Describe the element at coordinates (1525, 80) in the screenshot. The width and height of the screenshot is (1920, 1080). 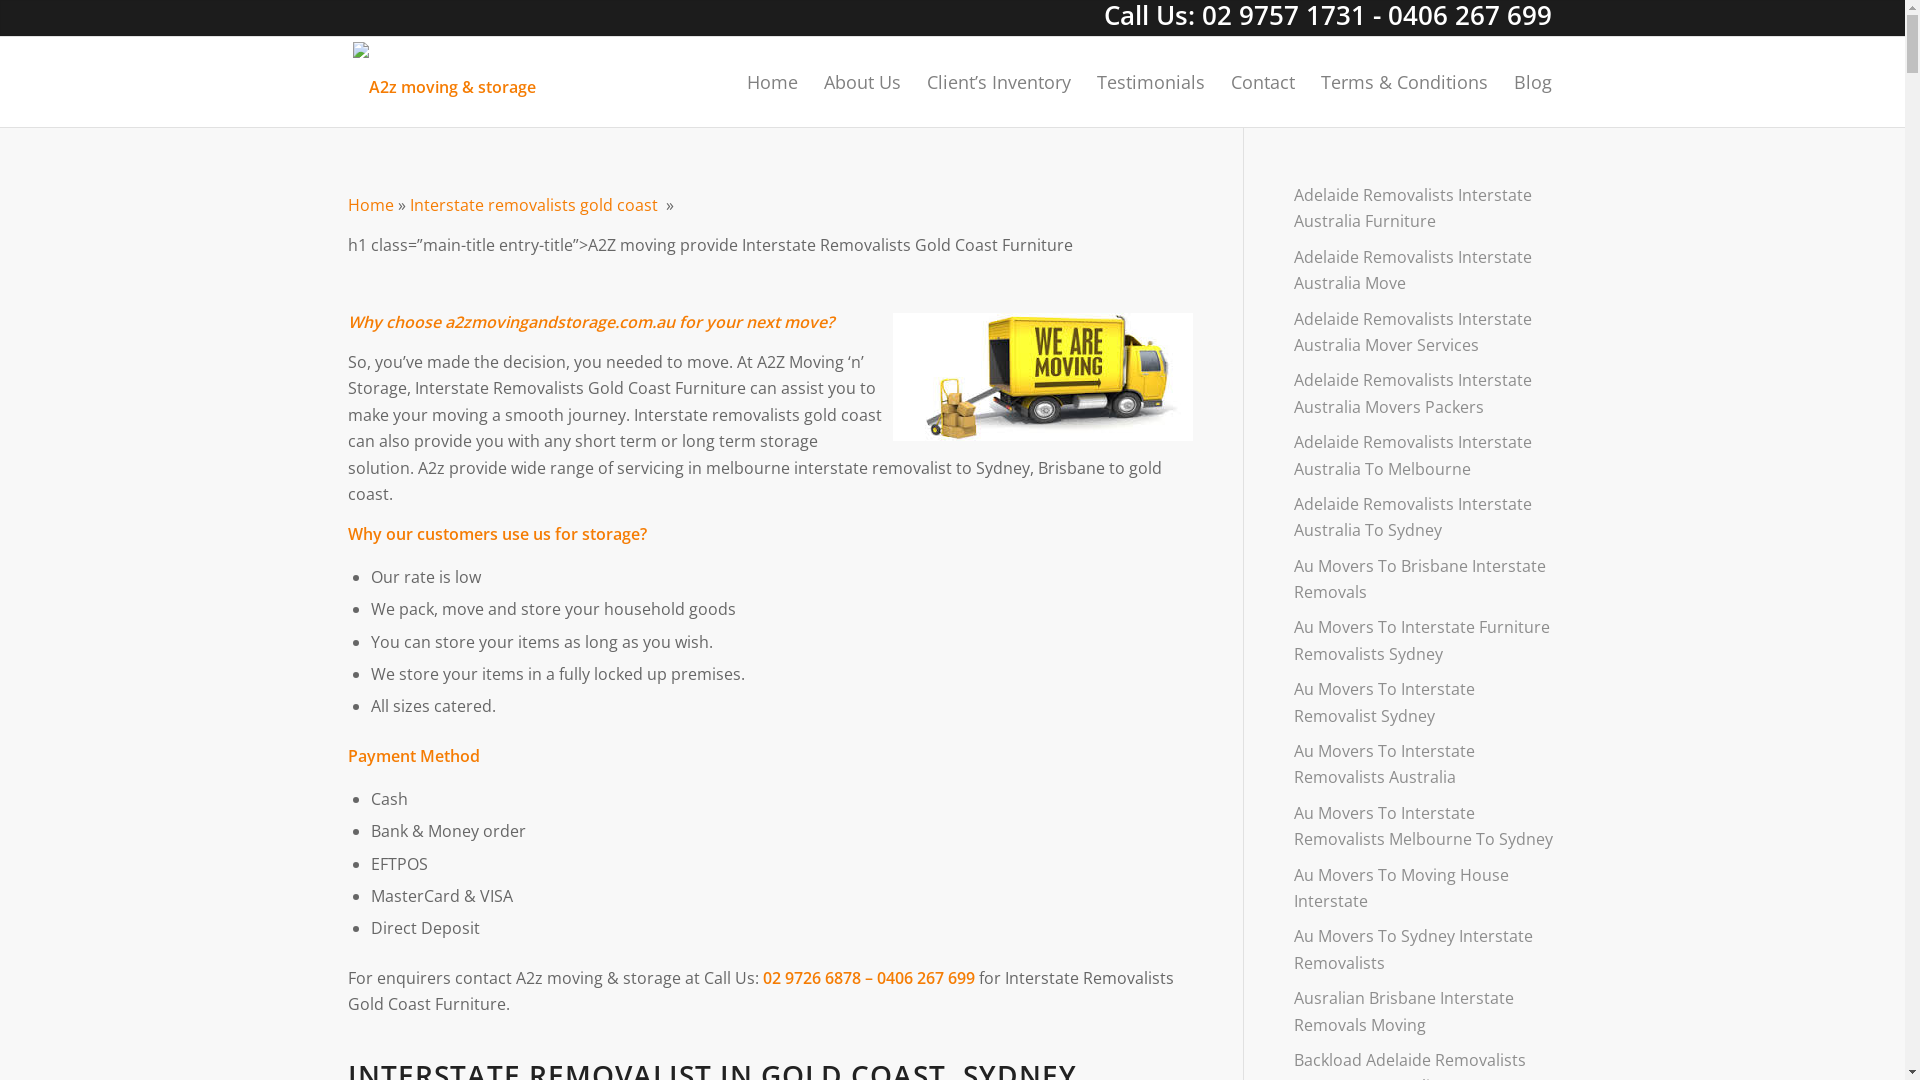
I see `'Blog'` at that location.